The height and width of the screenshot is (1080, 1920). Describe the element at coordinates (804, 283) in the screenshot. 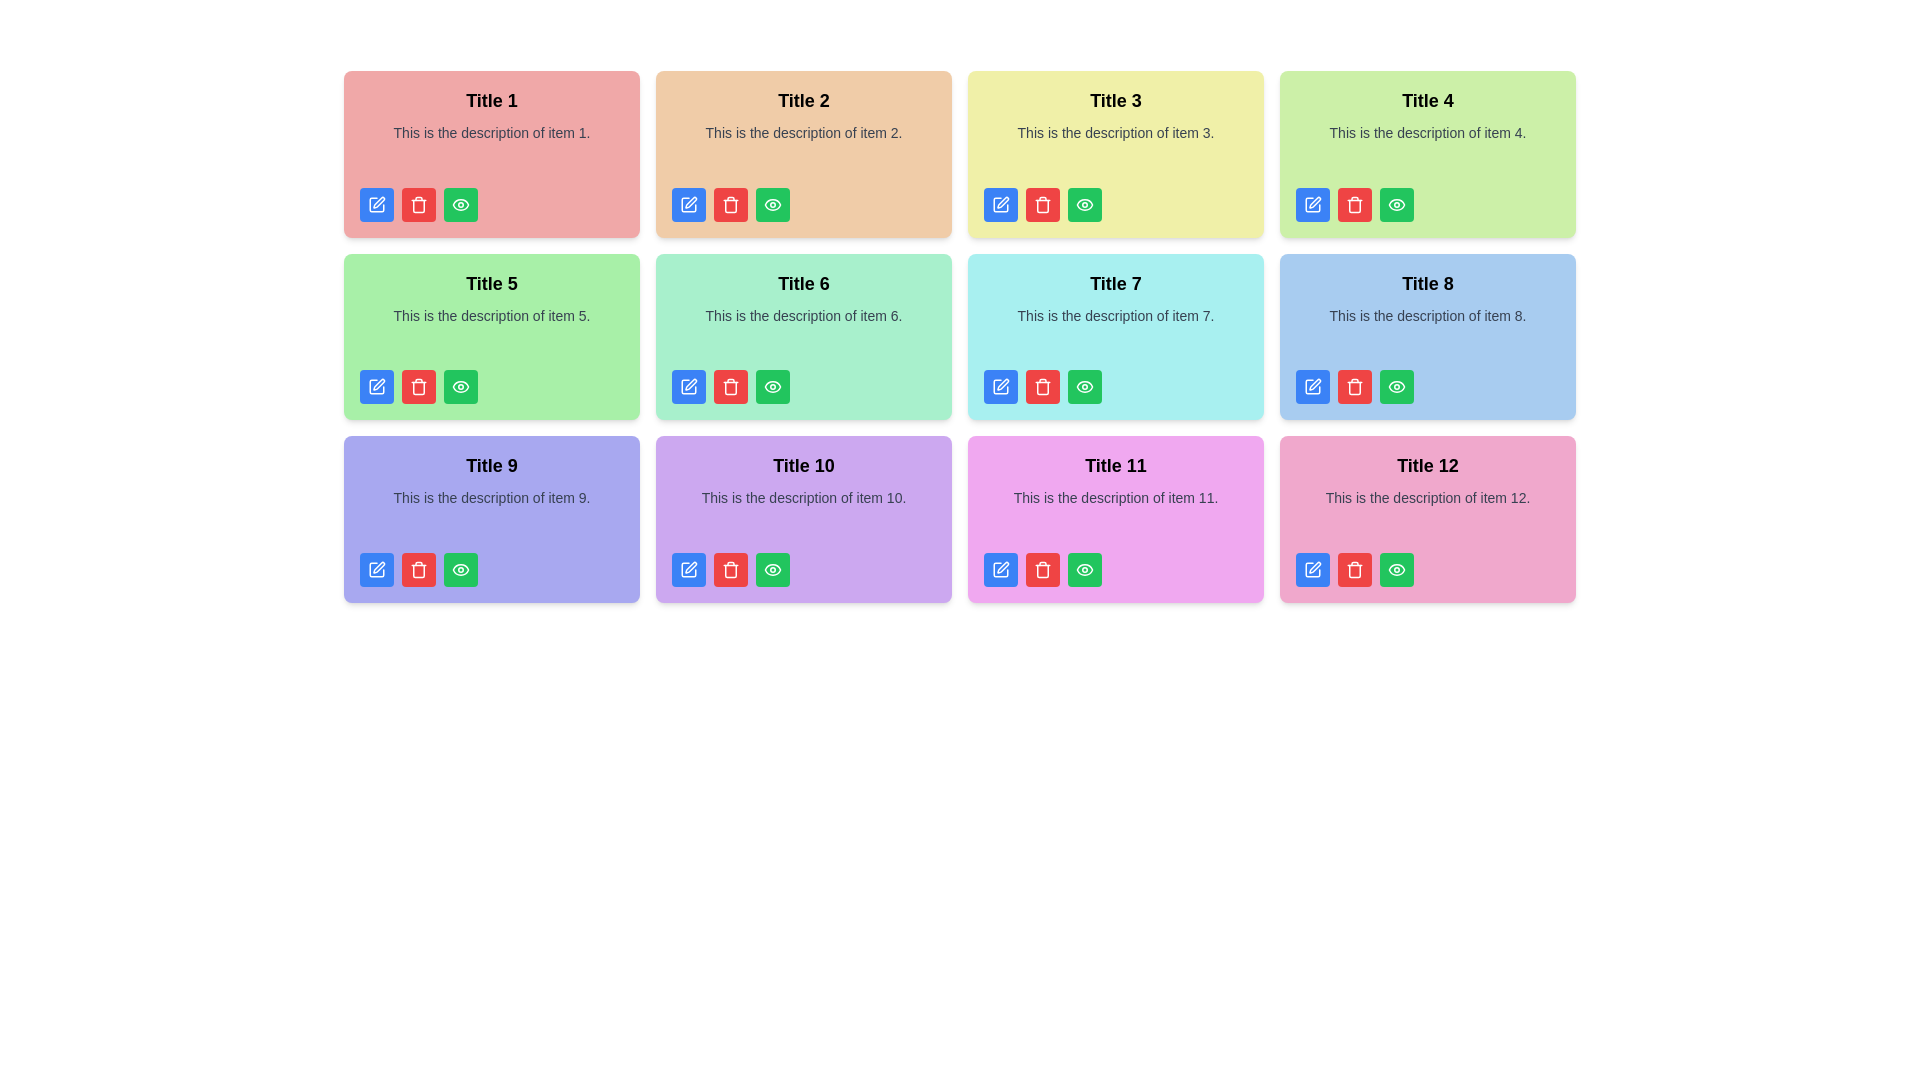

I see `the static text label that serves as a title for the green card in the second row, third column of the grid layout` at that location.